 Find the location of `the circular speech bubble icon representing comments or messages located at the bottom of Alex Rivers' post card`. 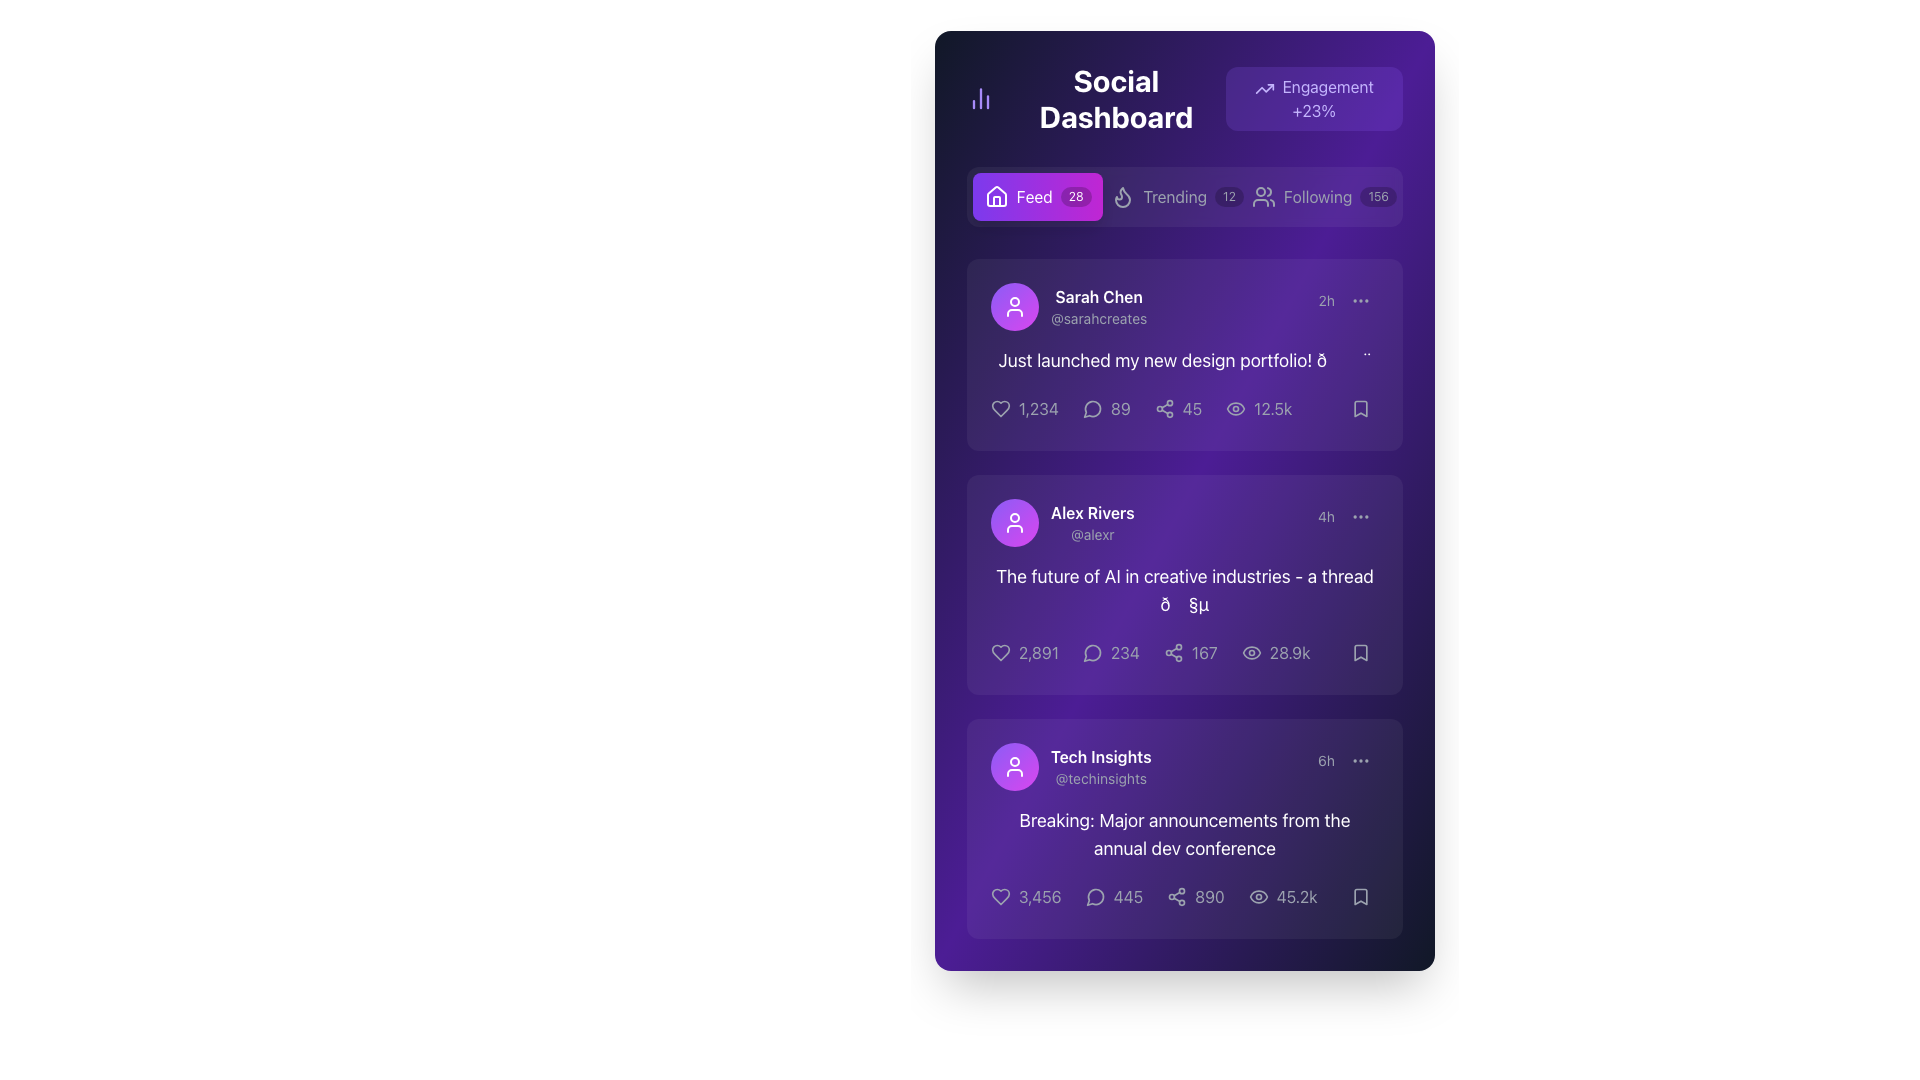

the circular speech bubble icon representing comments or messages located at the bottom of Alex Rivers' post card is located at coordinates (1091, 653).